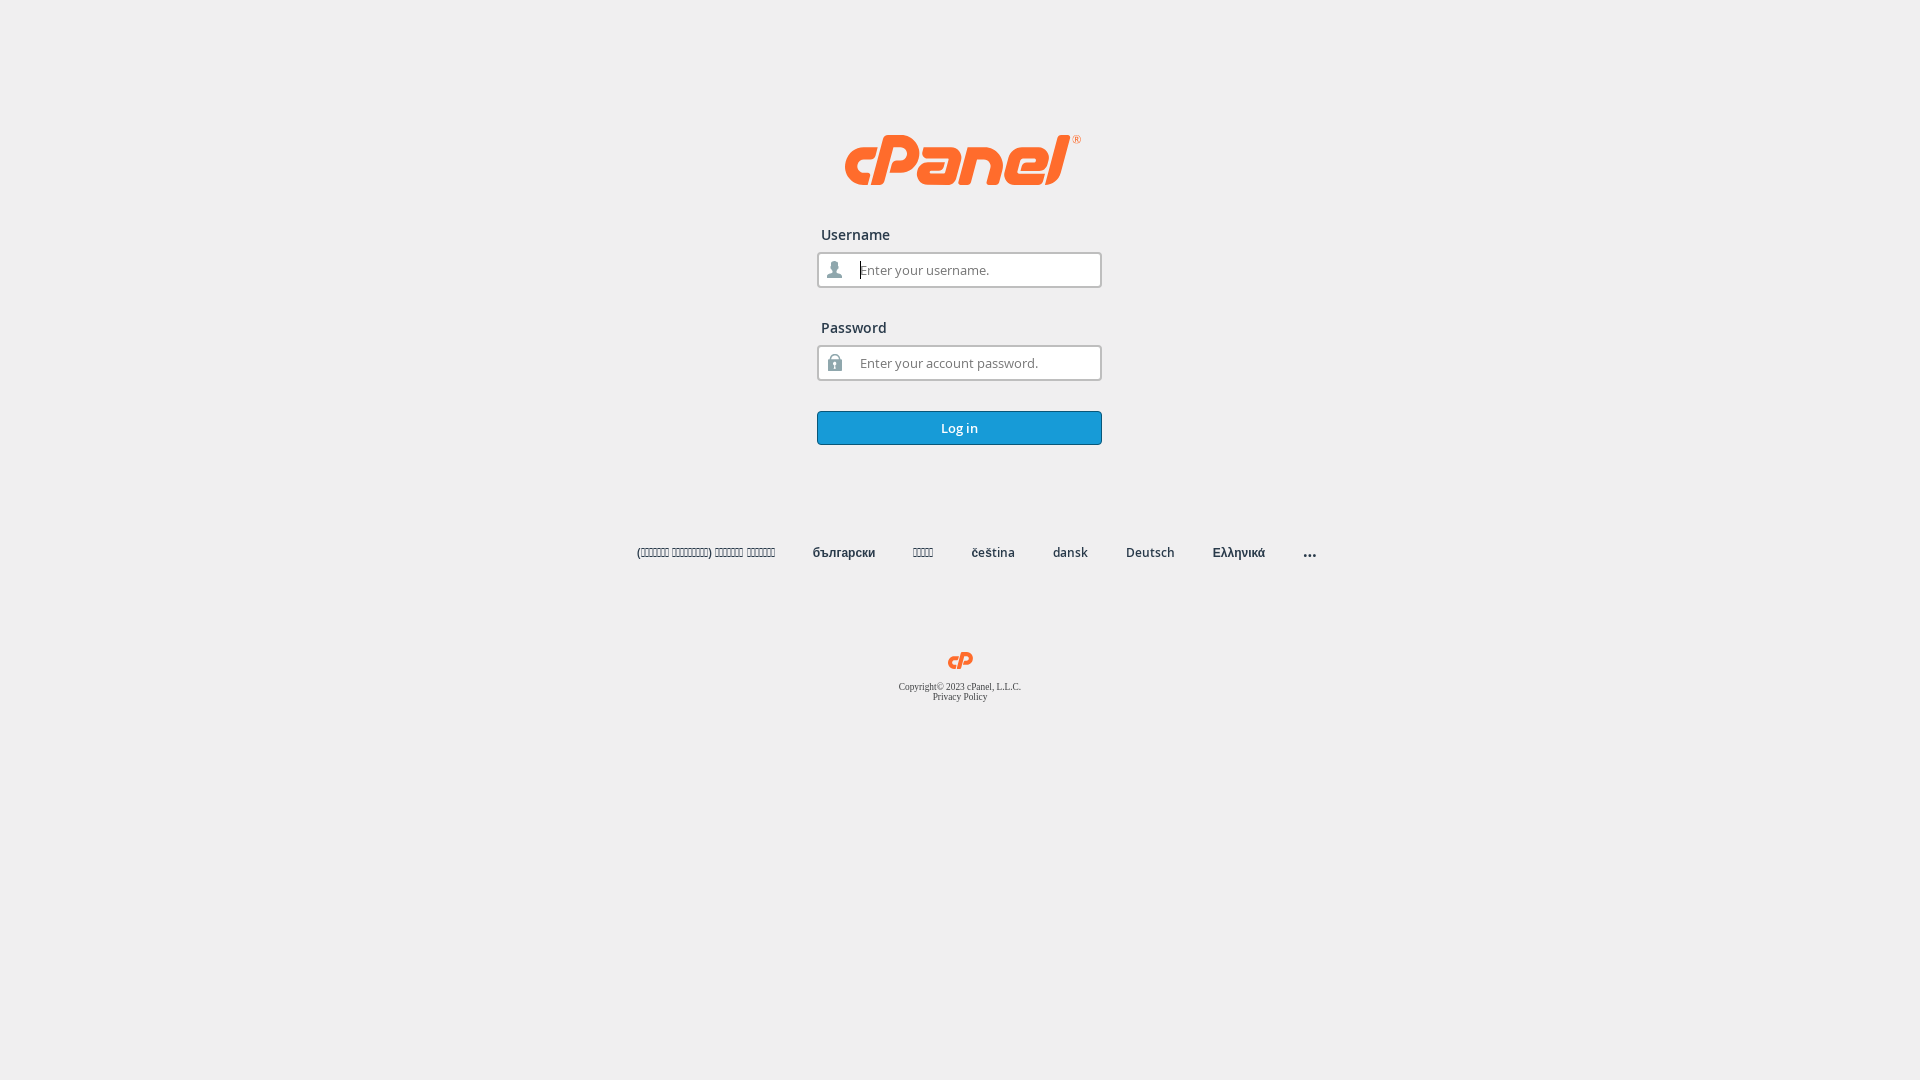 This screenshot has height=1080, width=1920. I want to click on 'Log in', so click(958, 427).